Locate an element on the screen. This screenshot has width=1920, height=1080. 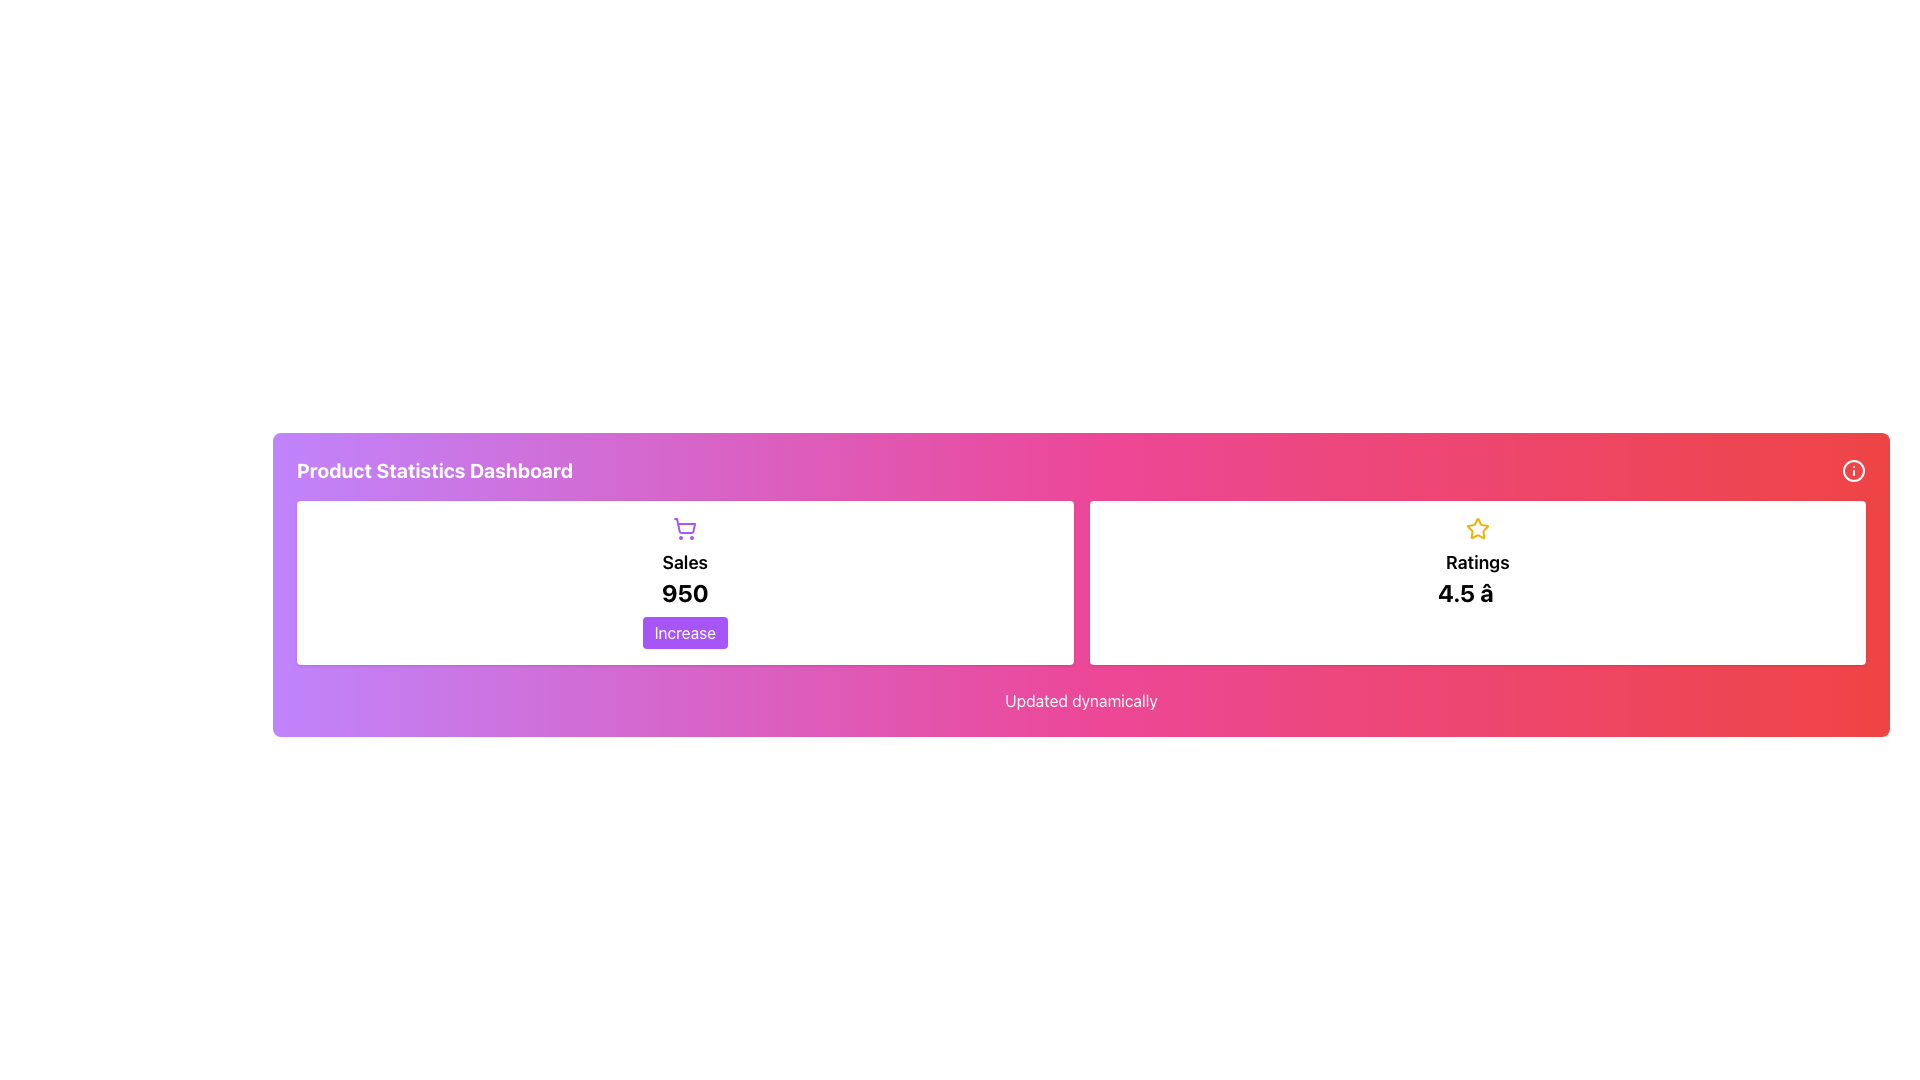
the sales descriptor Text label located centrally within the white card interface, positioned below the shopping cart icon and above the numerical value '950' is located at coordinates (685, 563).